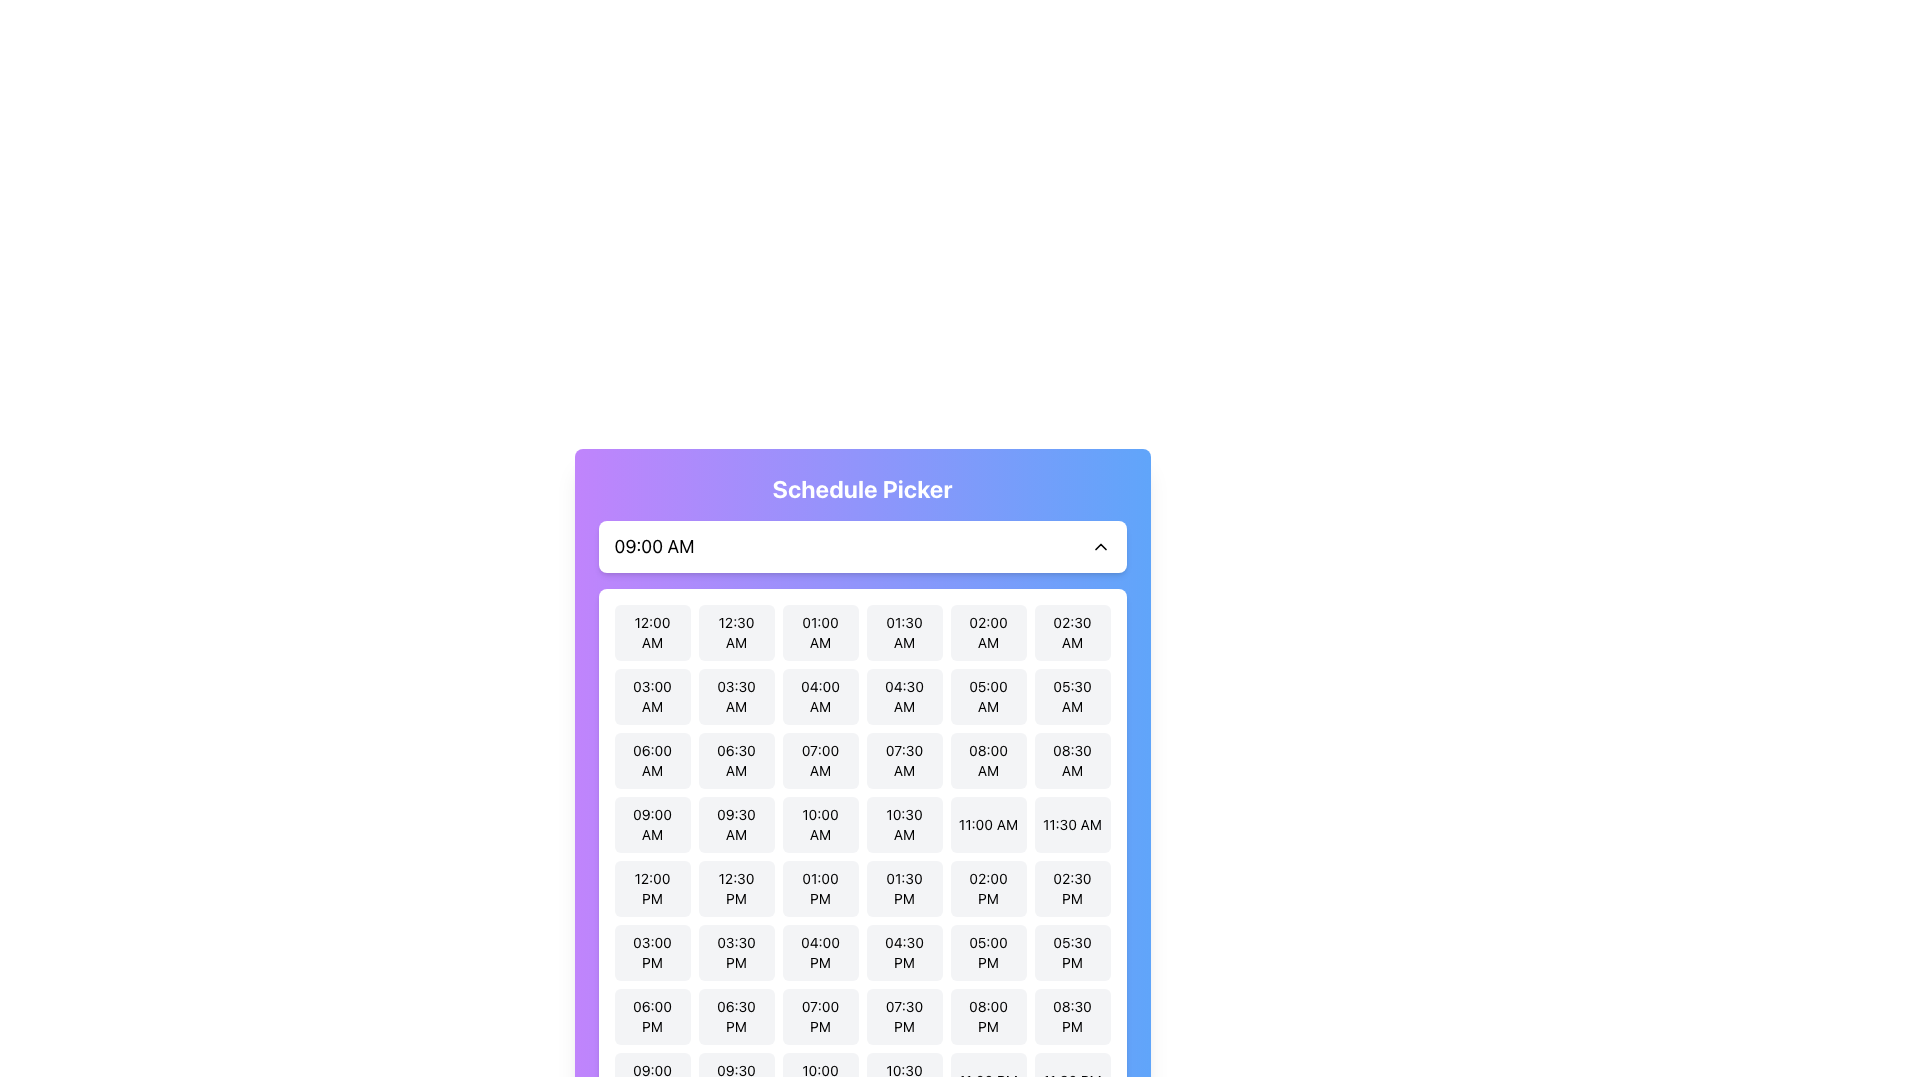 This screenshot has height=1080, width=1920. I want to click on the button labeled '07:30 PM' which is a rounded rectangle with a light gray background, so click(903, 1017).